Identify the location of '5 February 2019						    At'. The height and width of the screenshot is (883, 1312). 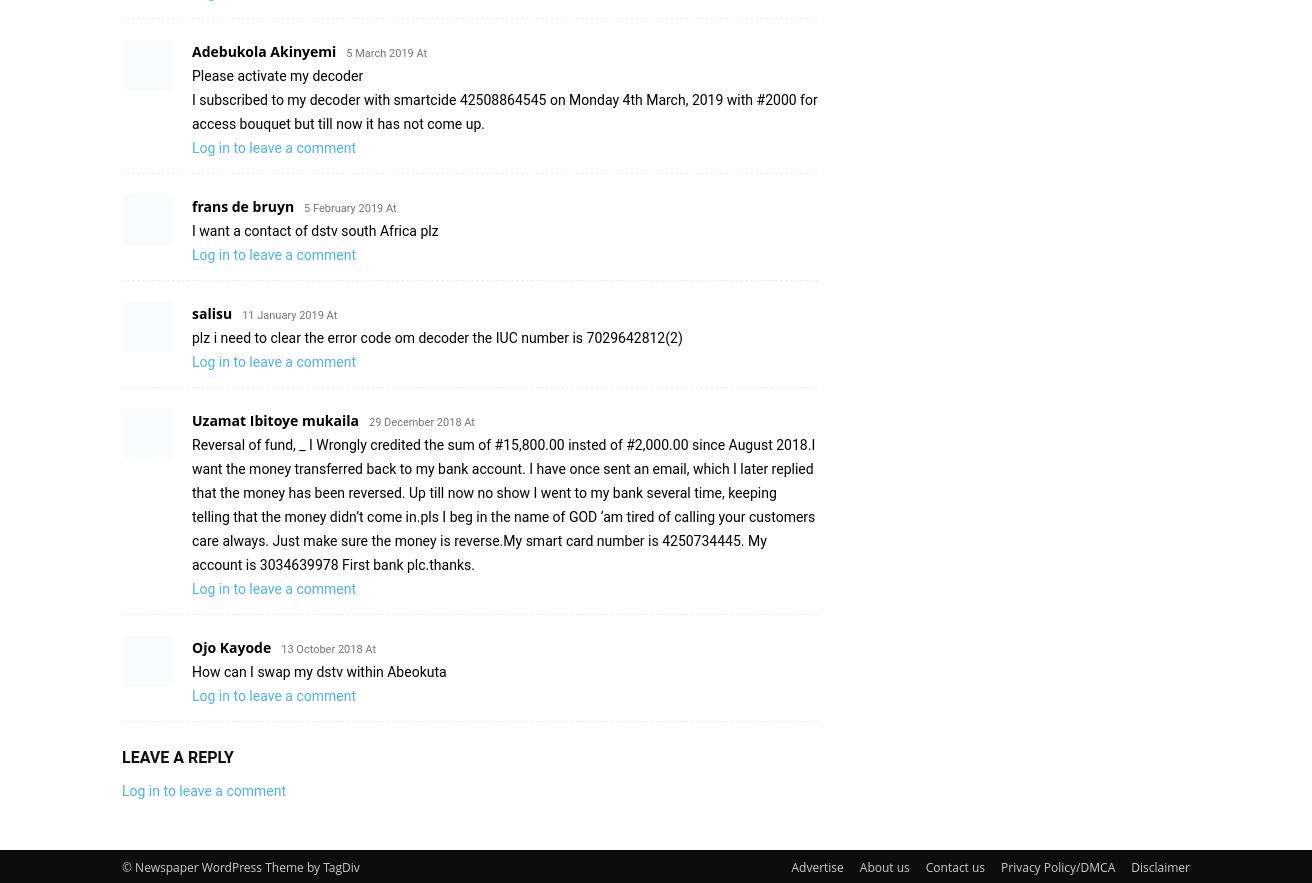
(350, 208).